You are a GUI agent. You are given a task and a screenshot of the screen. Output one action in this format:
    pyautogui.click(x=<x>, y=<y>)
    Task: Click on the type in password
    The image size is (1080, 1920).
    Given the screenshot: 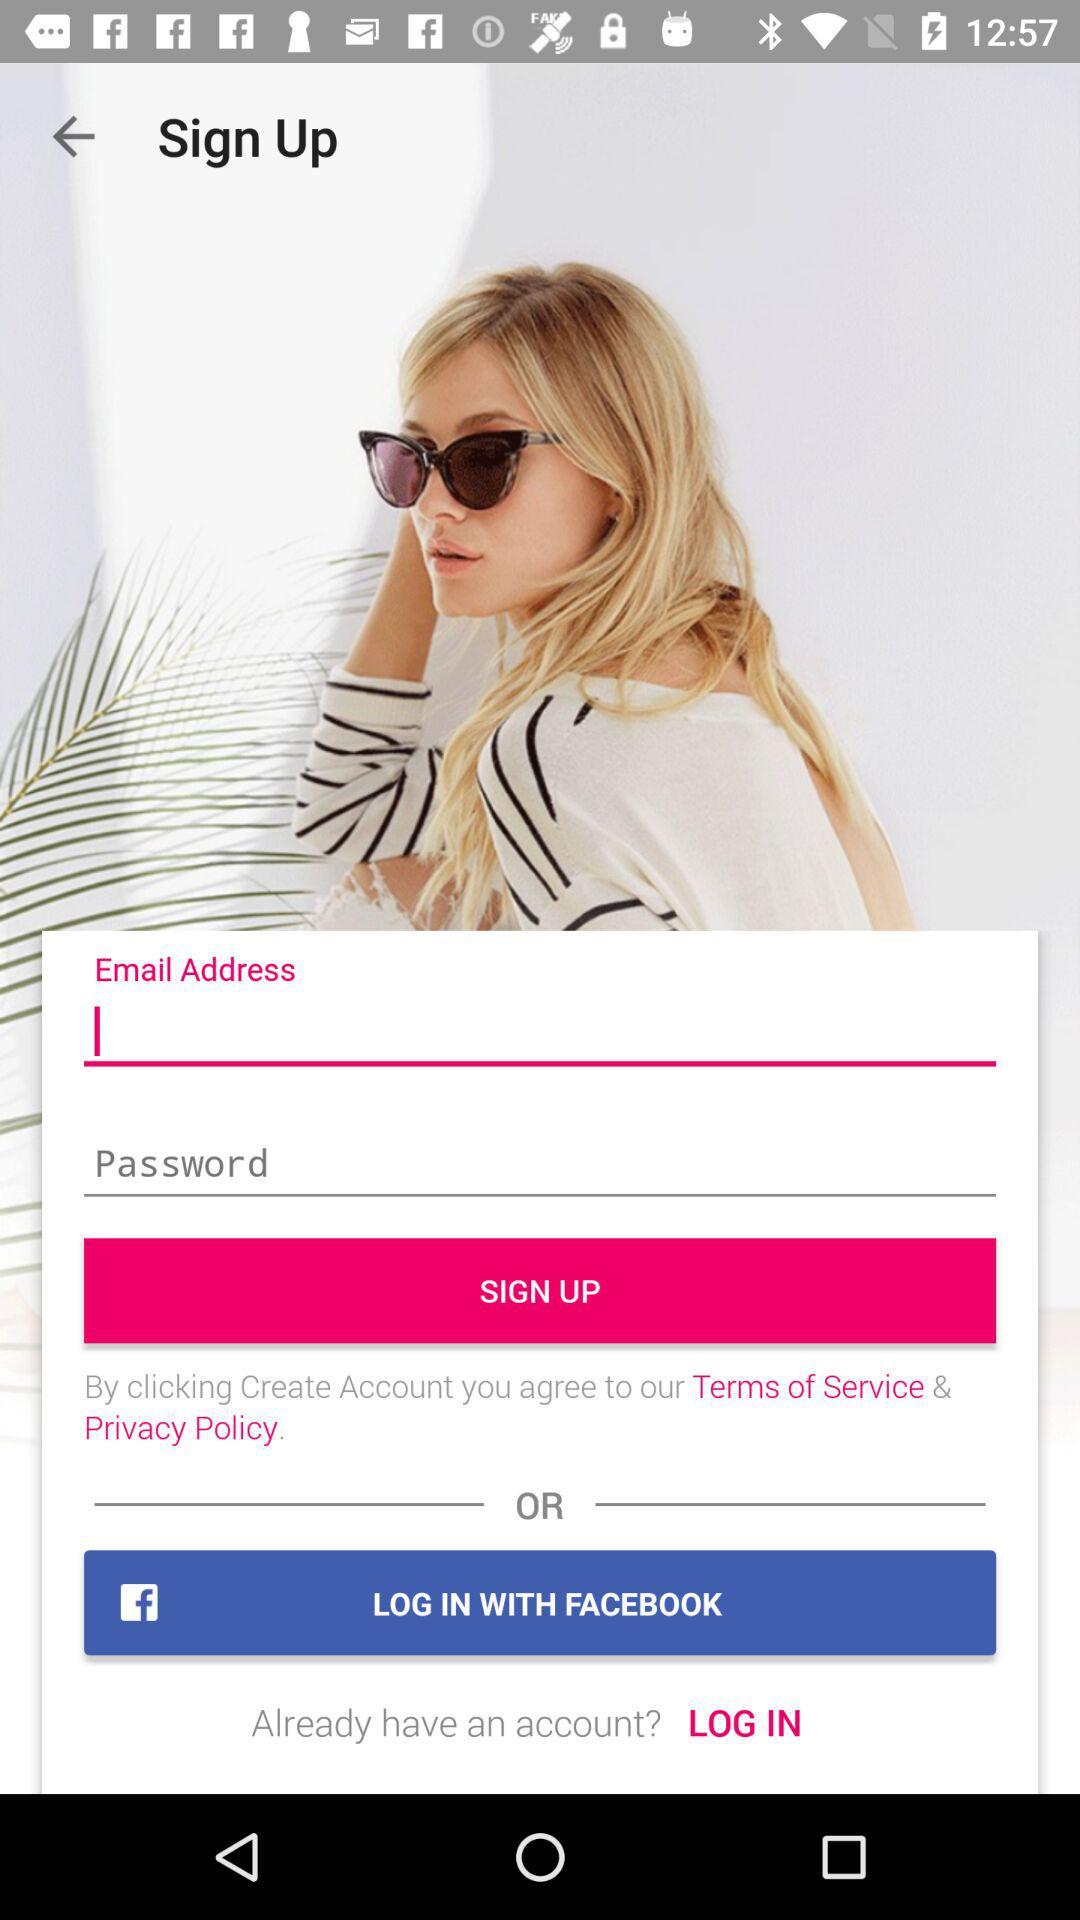 What is the action you would take?
    pyautogui.click(x=540, y=1165)
    